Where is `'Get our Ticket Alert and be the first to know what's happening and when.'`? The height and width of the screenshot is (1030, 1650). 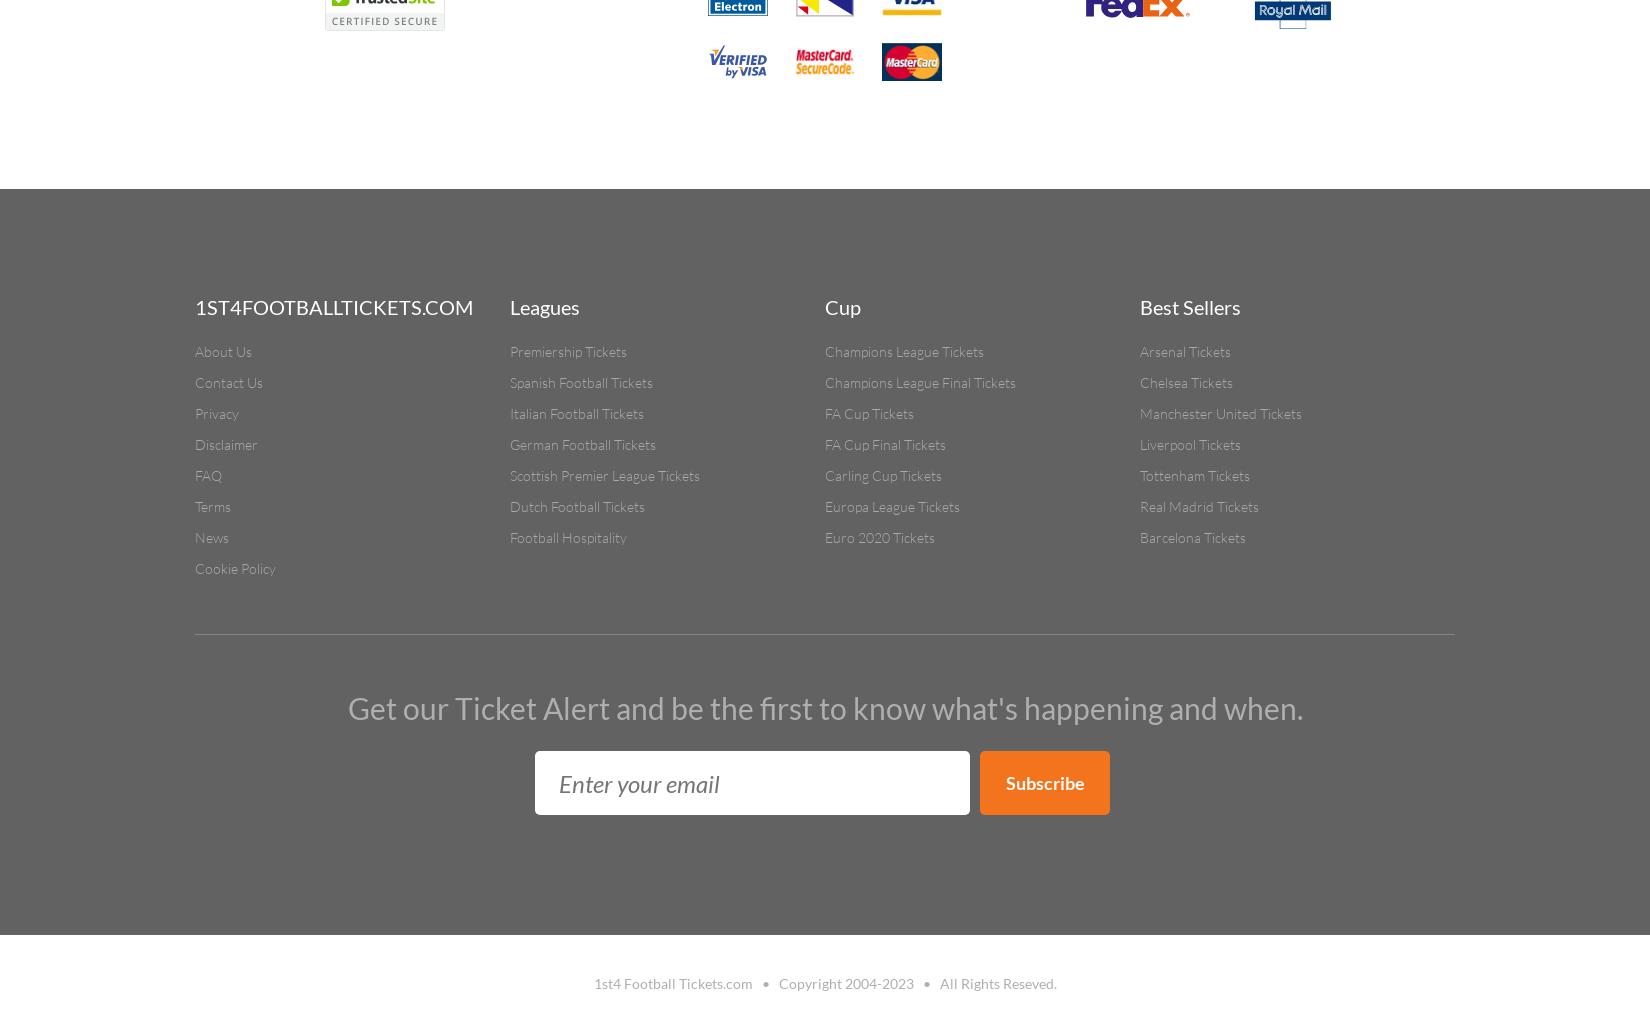 'Get our Ticket Alert and be the first to know what's happening and when.' is located at coordinates (346, 708).